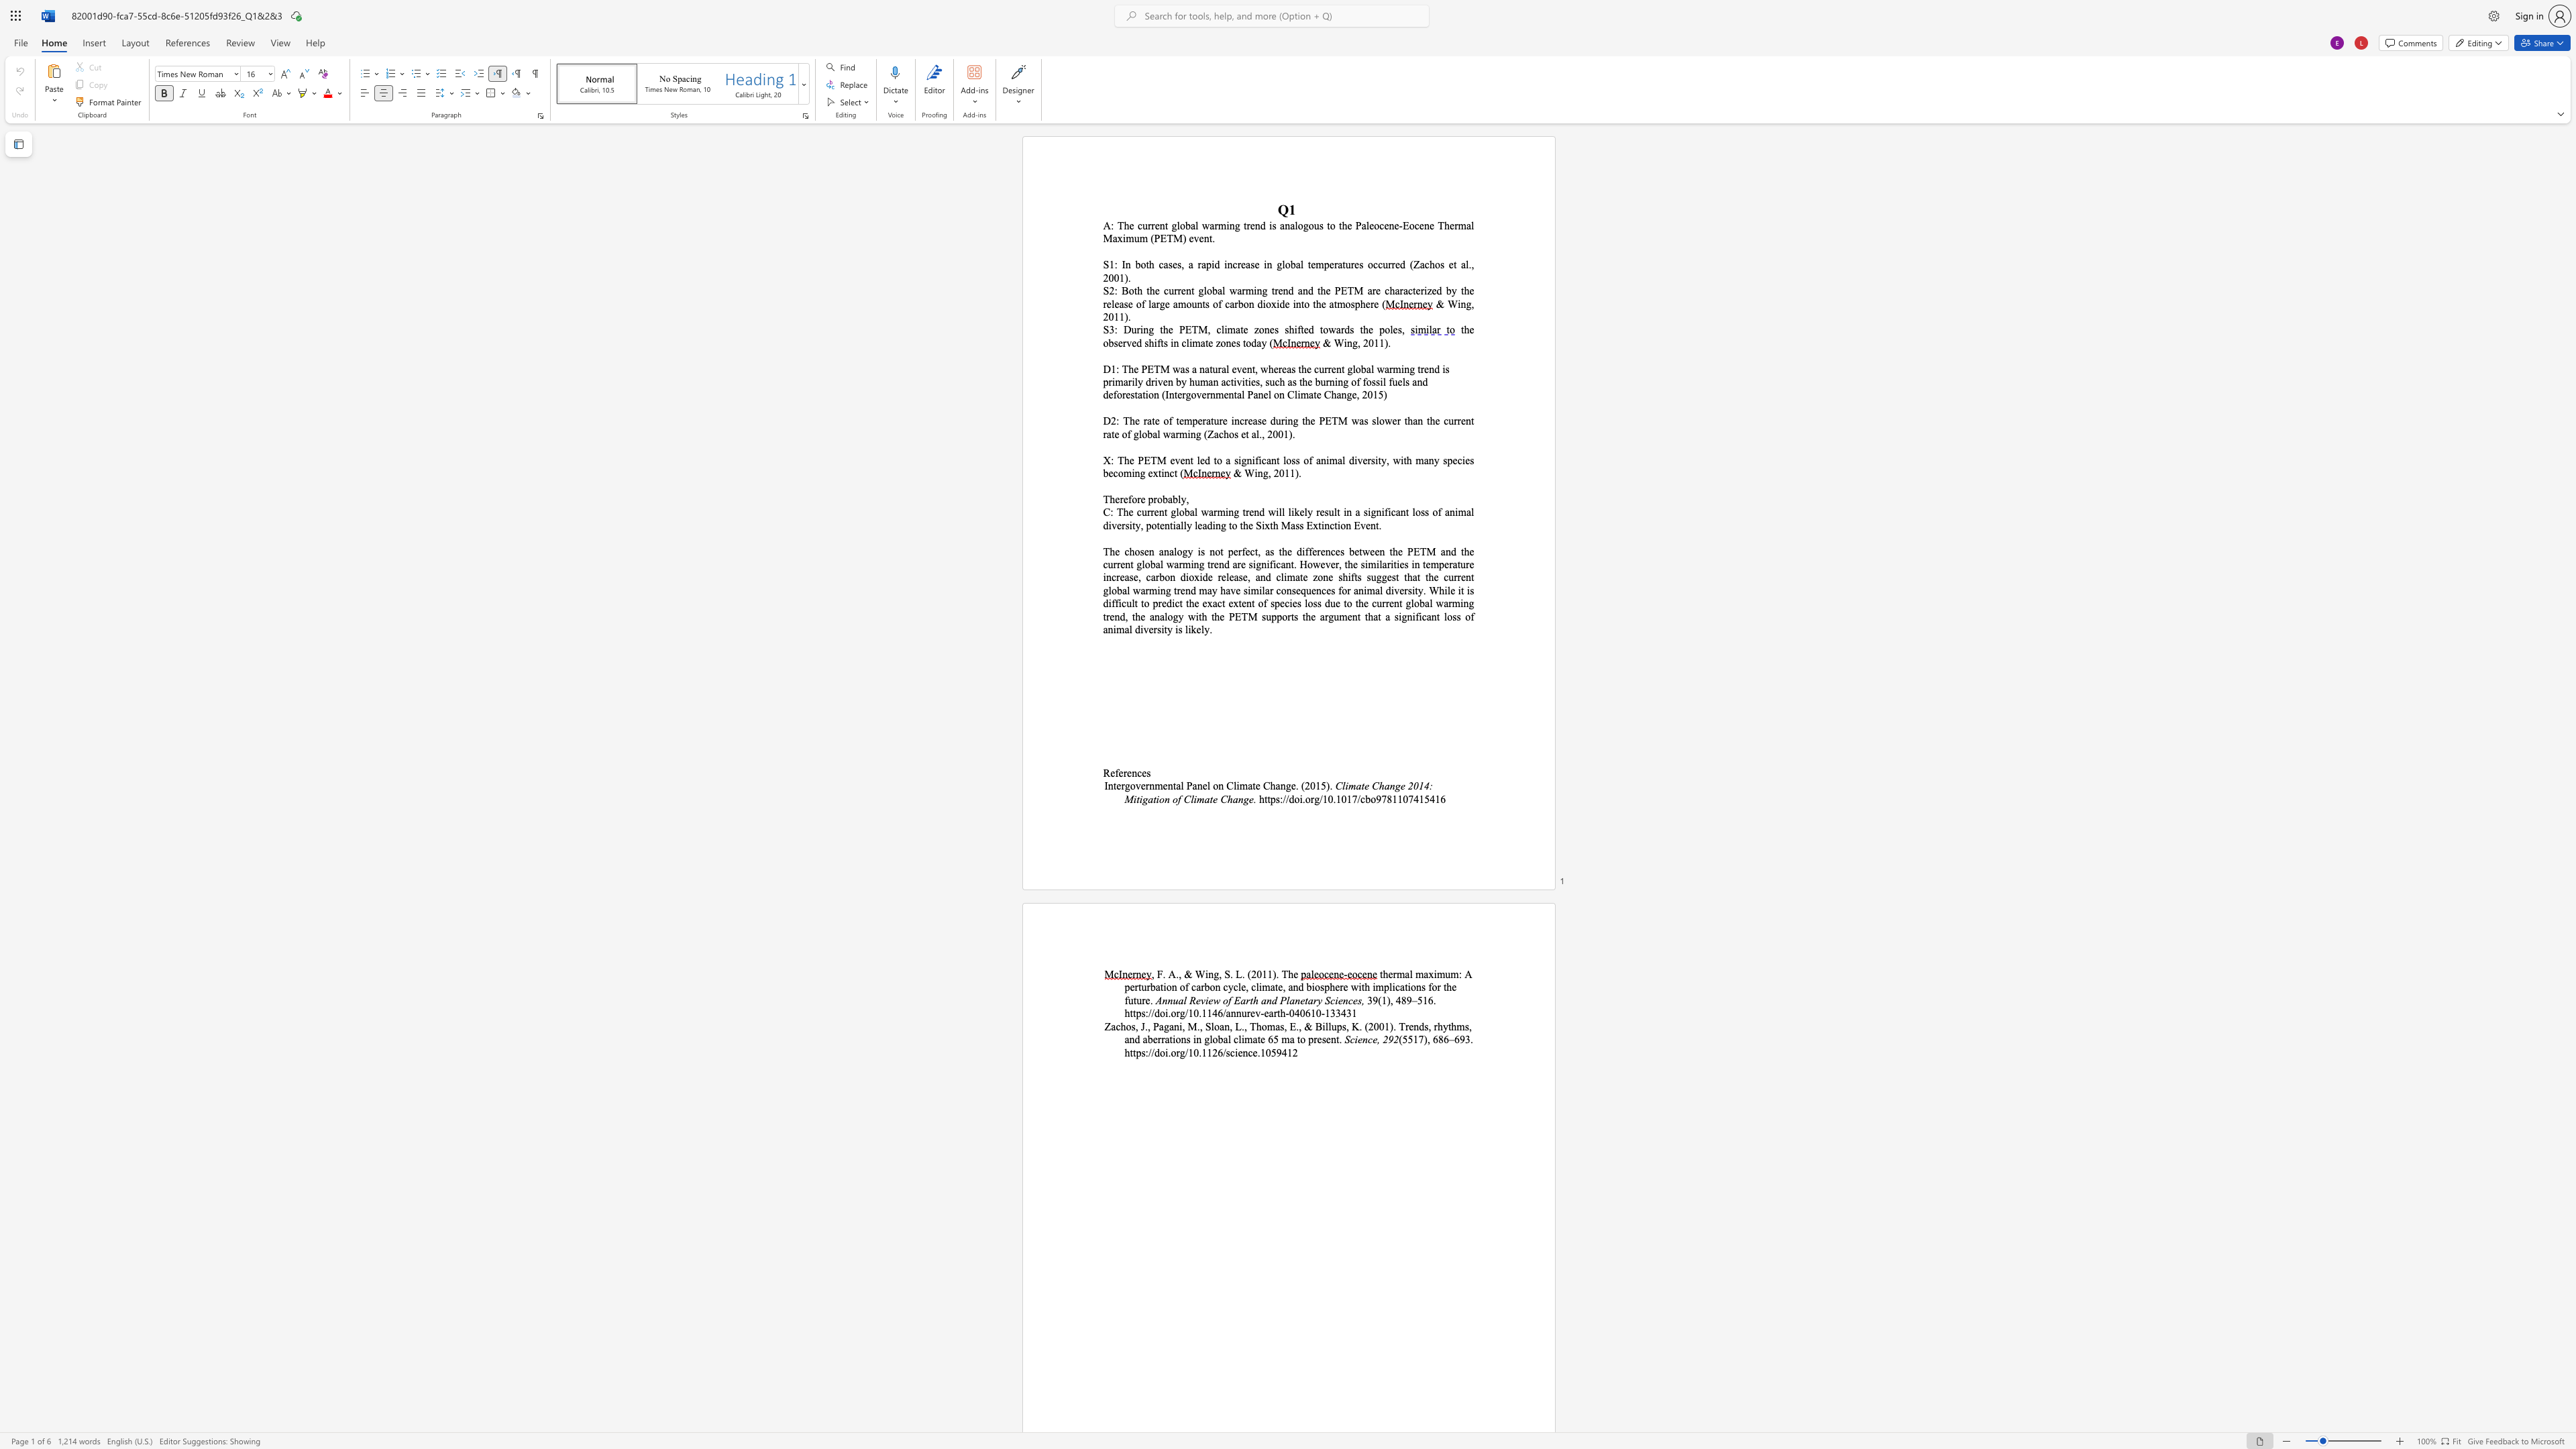  I want to click on the subset text "re i" within the text "D2: The rate of temperature i", so click(1219, 419).